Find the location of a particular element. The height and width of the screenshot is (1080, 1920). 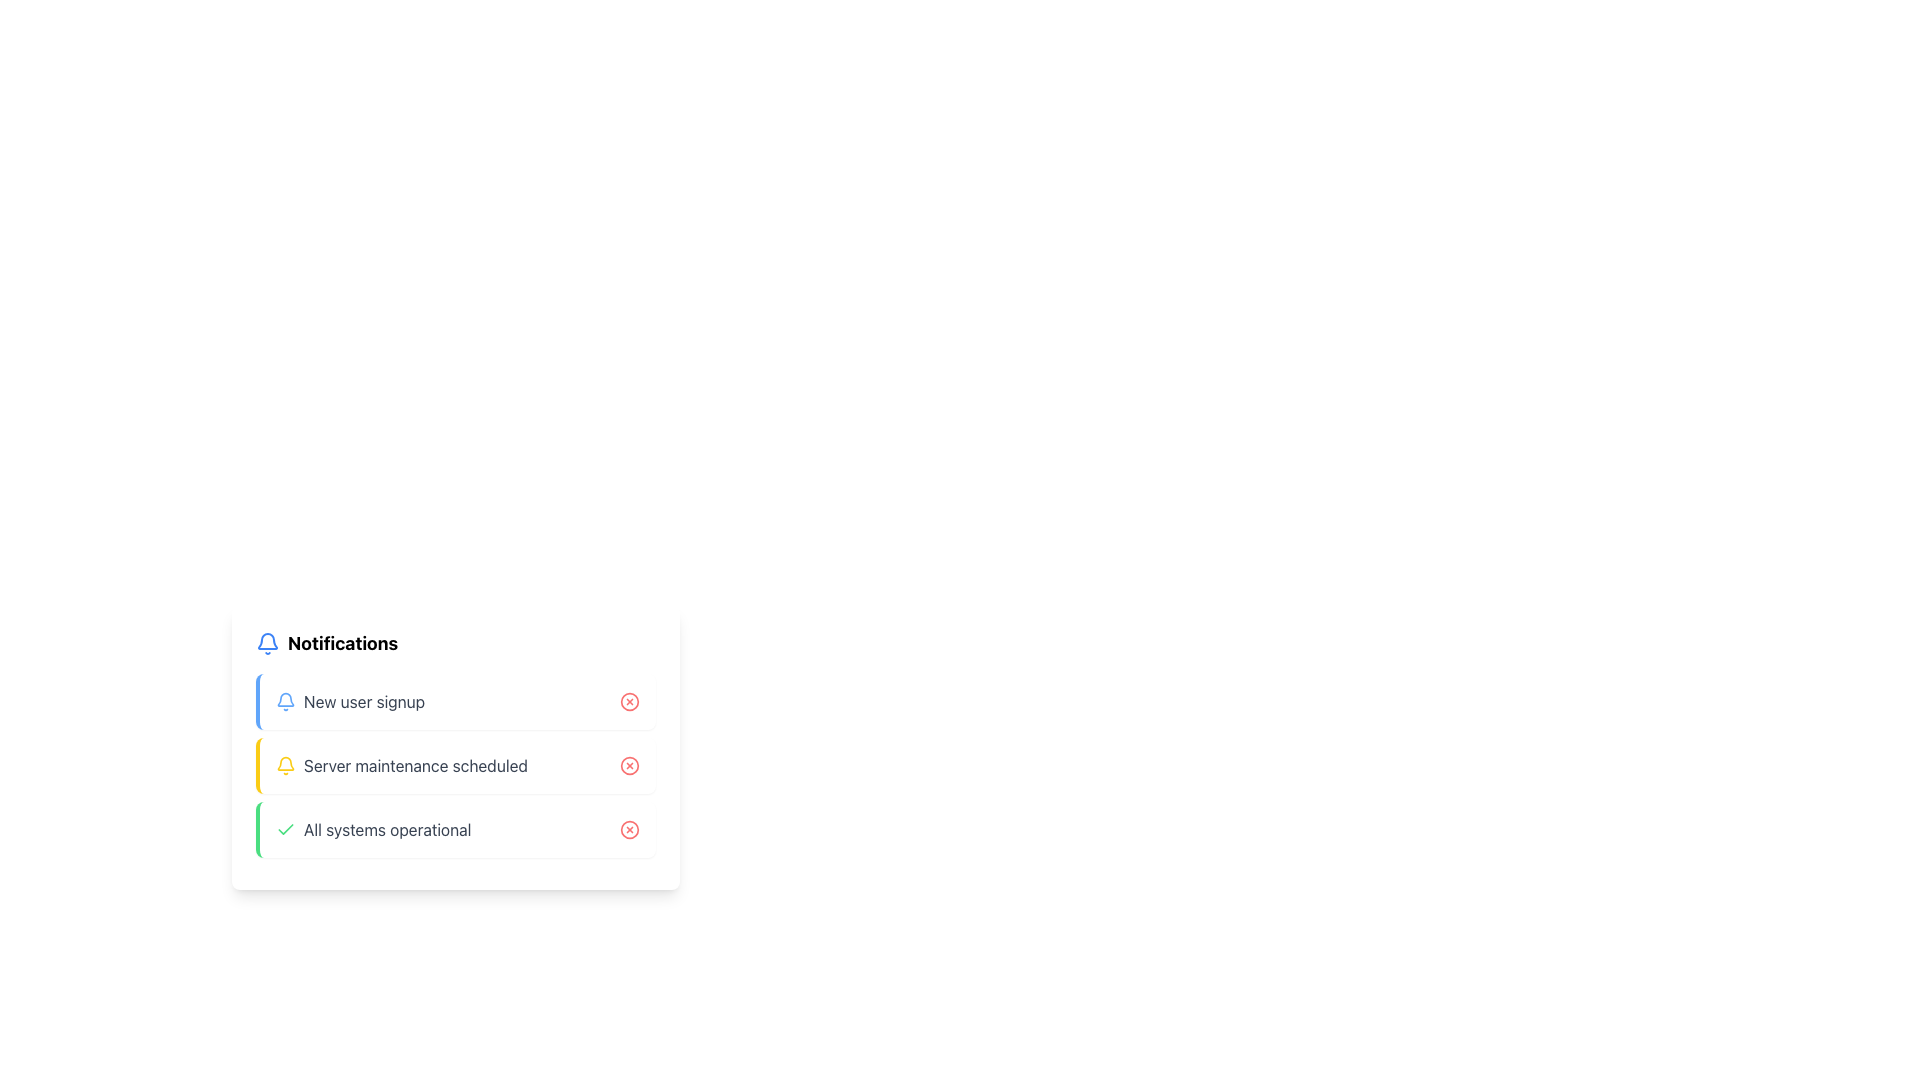

text label displaying 'Server maintenance scheduled', which is the second text element in the notification list is located at coordinates (414, 765).